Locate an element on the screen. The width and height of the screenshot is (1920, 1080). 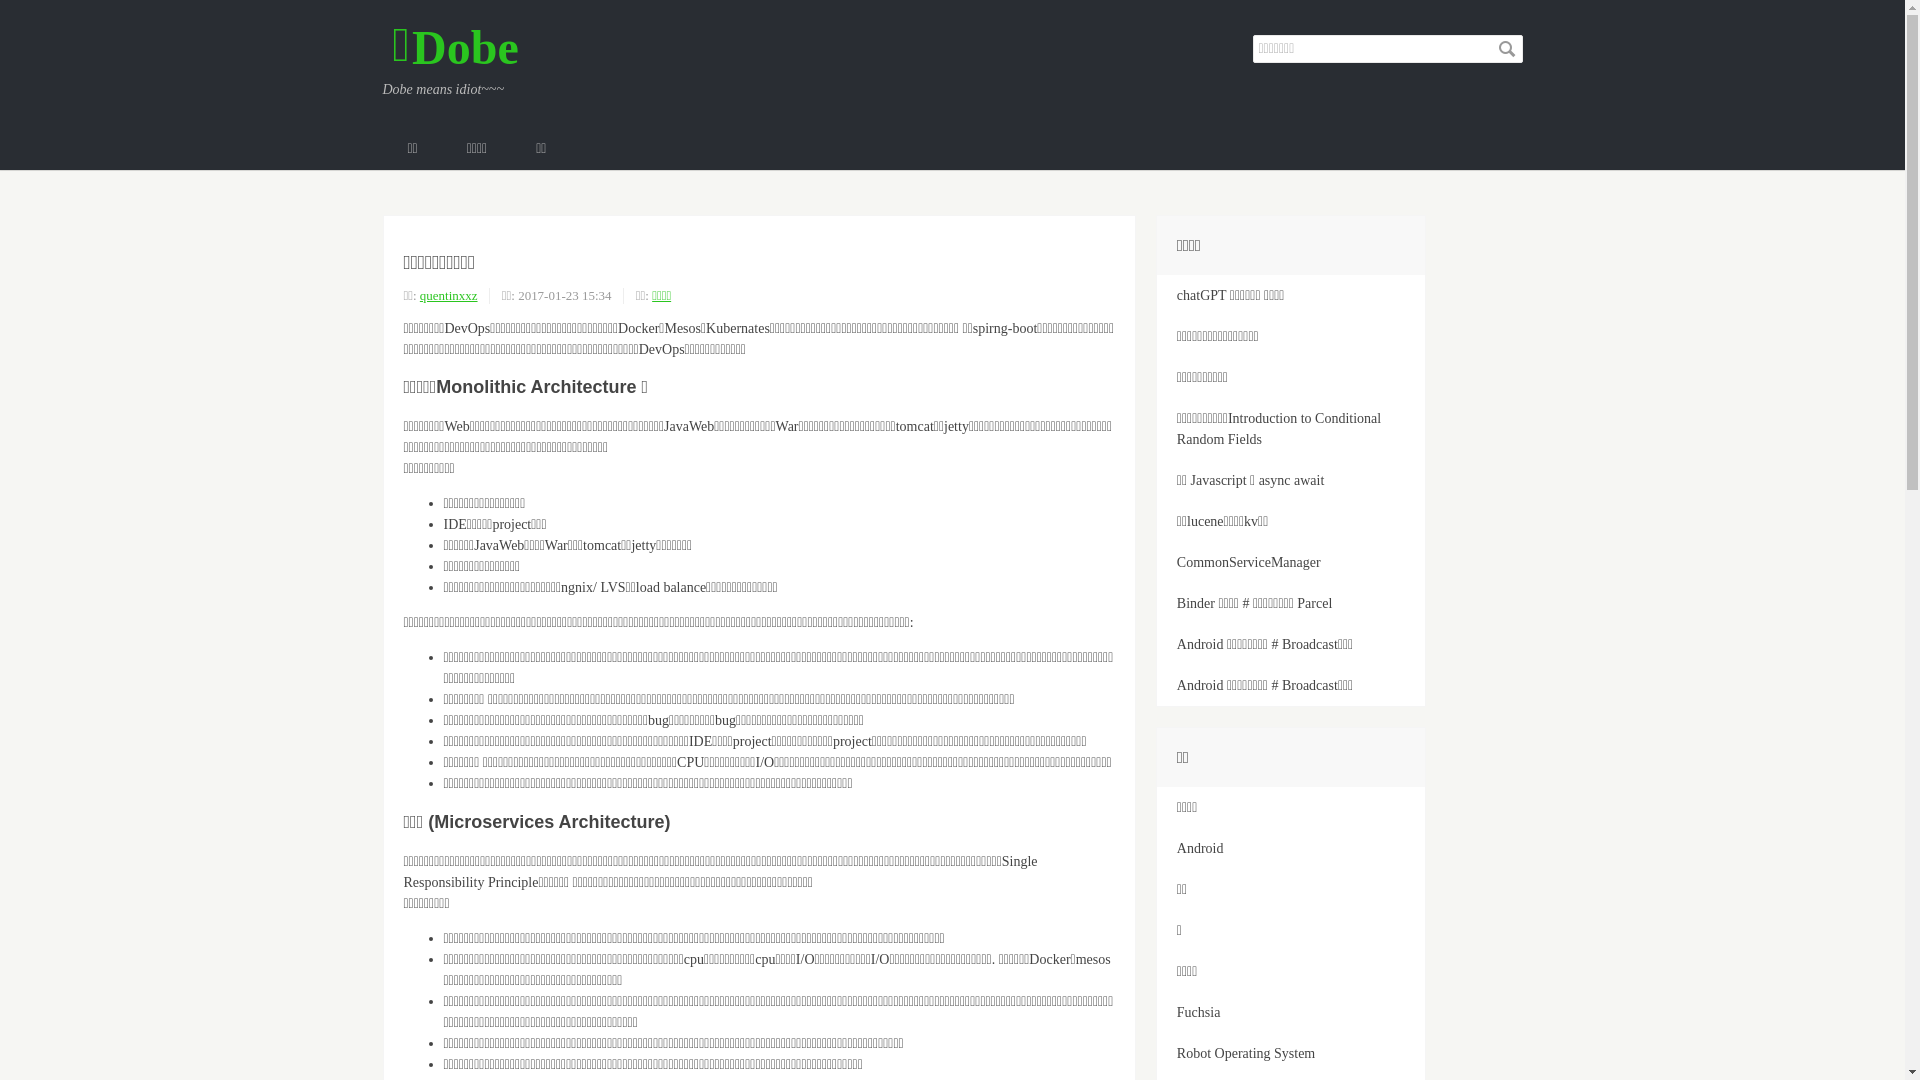
'Dobe' is located at coordinates (392, 45).